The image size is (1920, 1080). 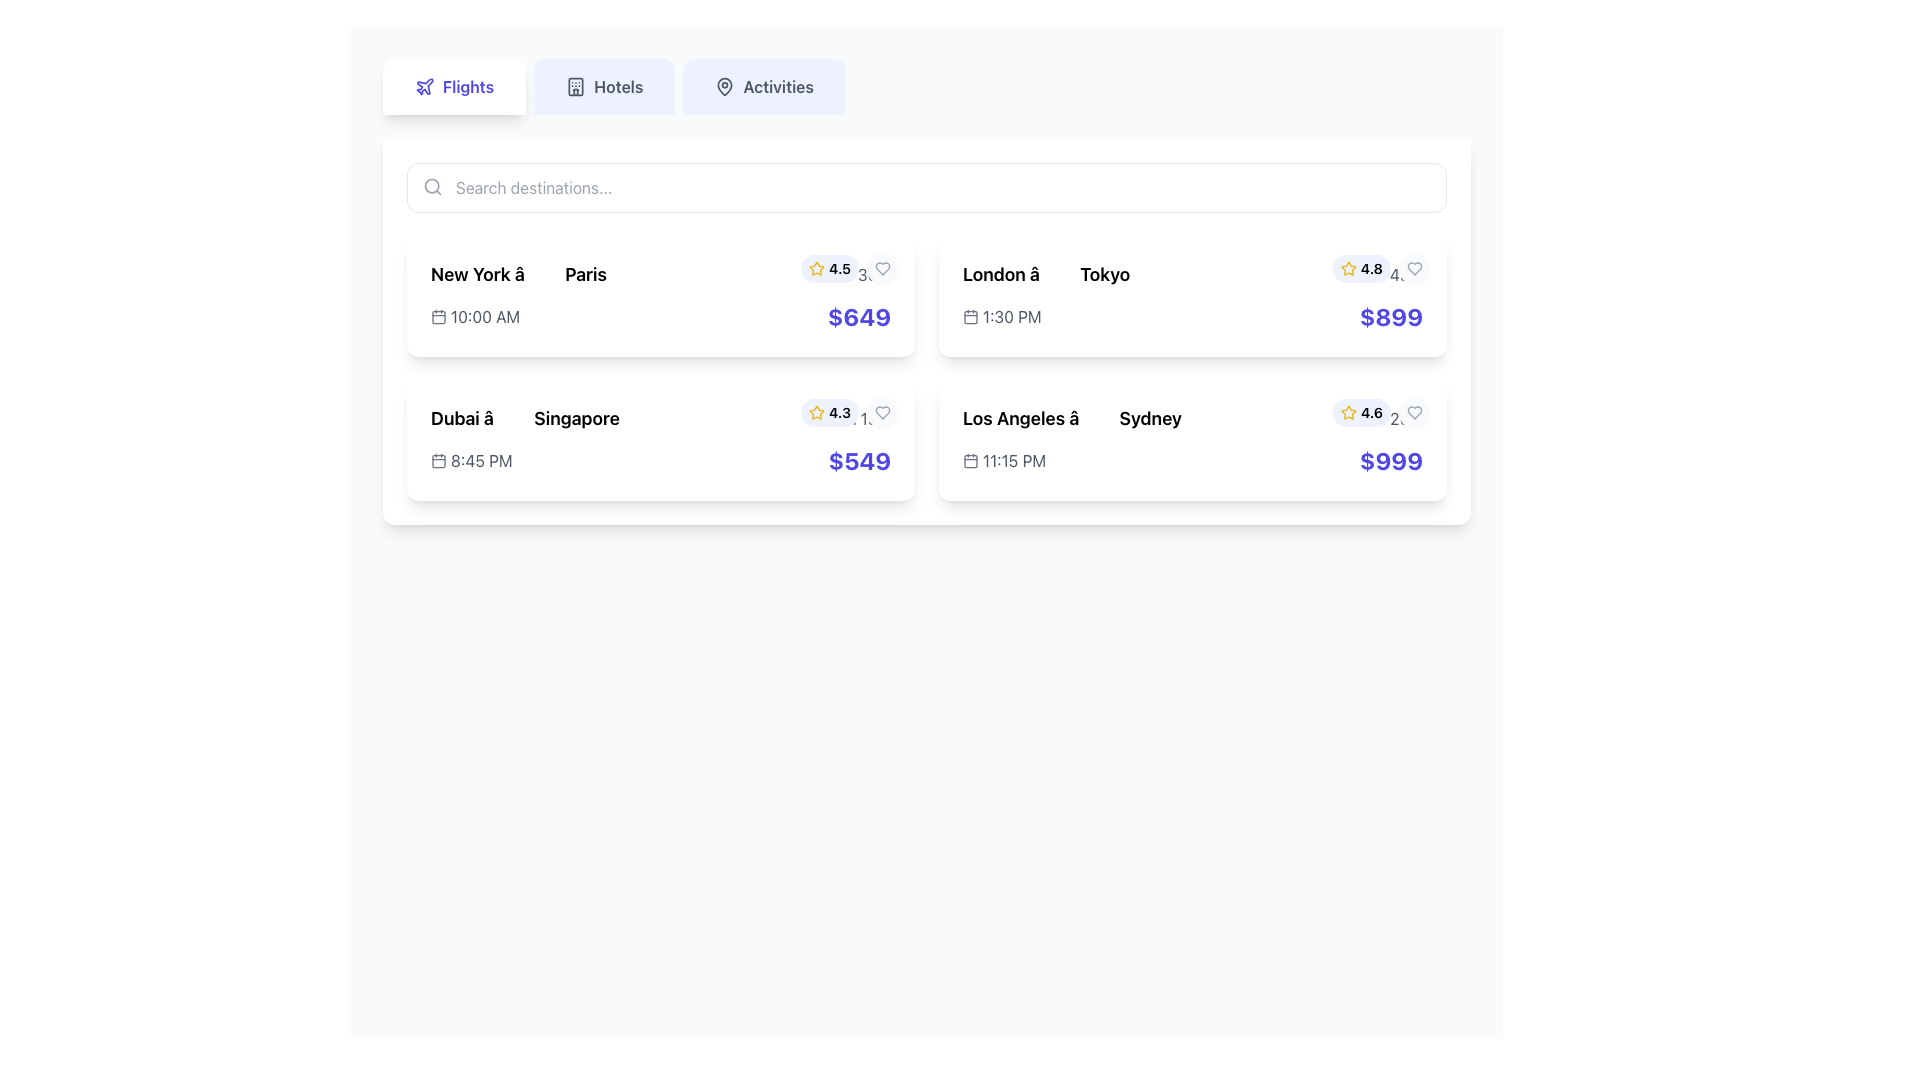 I want to click on the small hotel building icon located in the 'Hotels' tab, which is aligned left of its label text in the upper section of the interface, so click(x=575, y=86).